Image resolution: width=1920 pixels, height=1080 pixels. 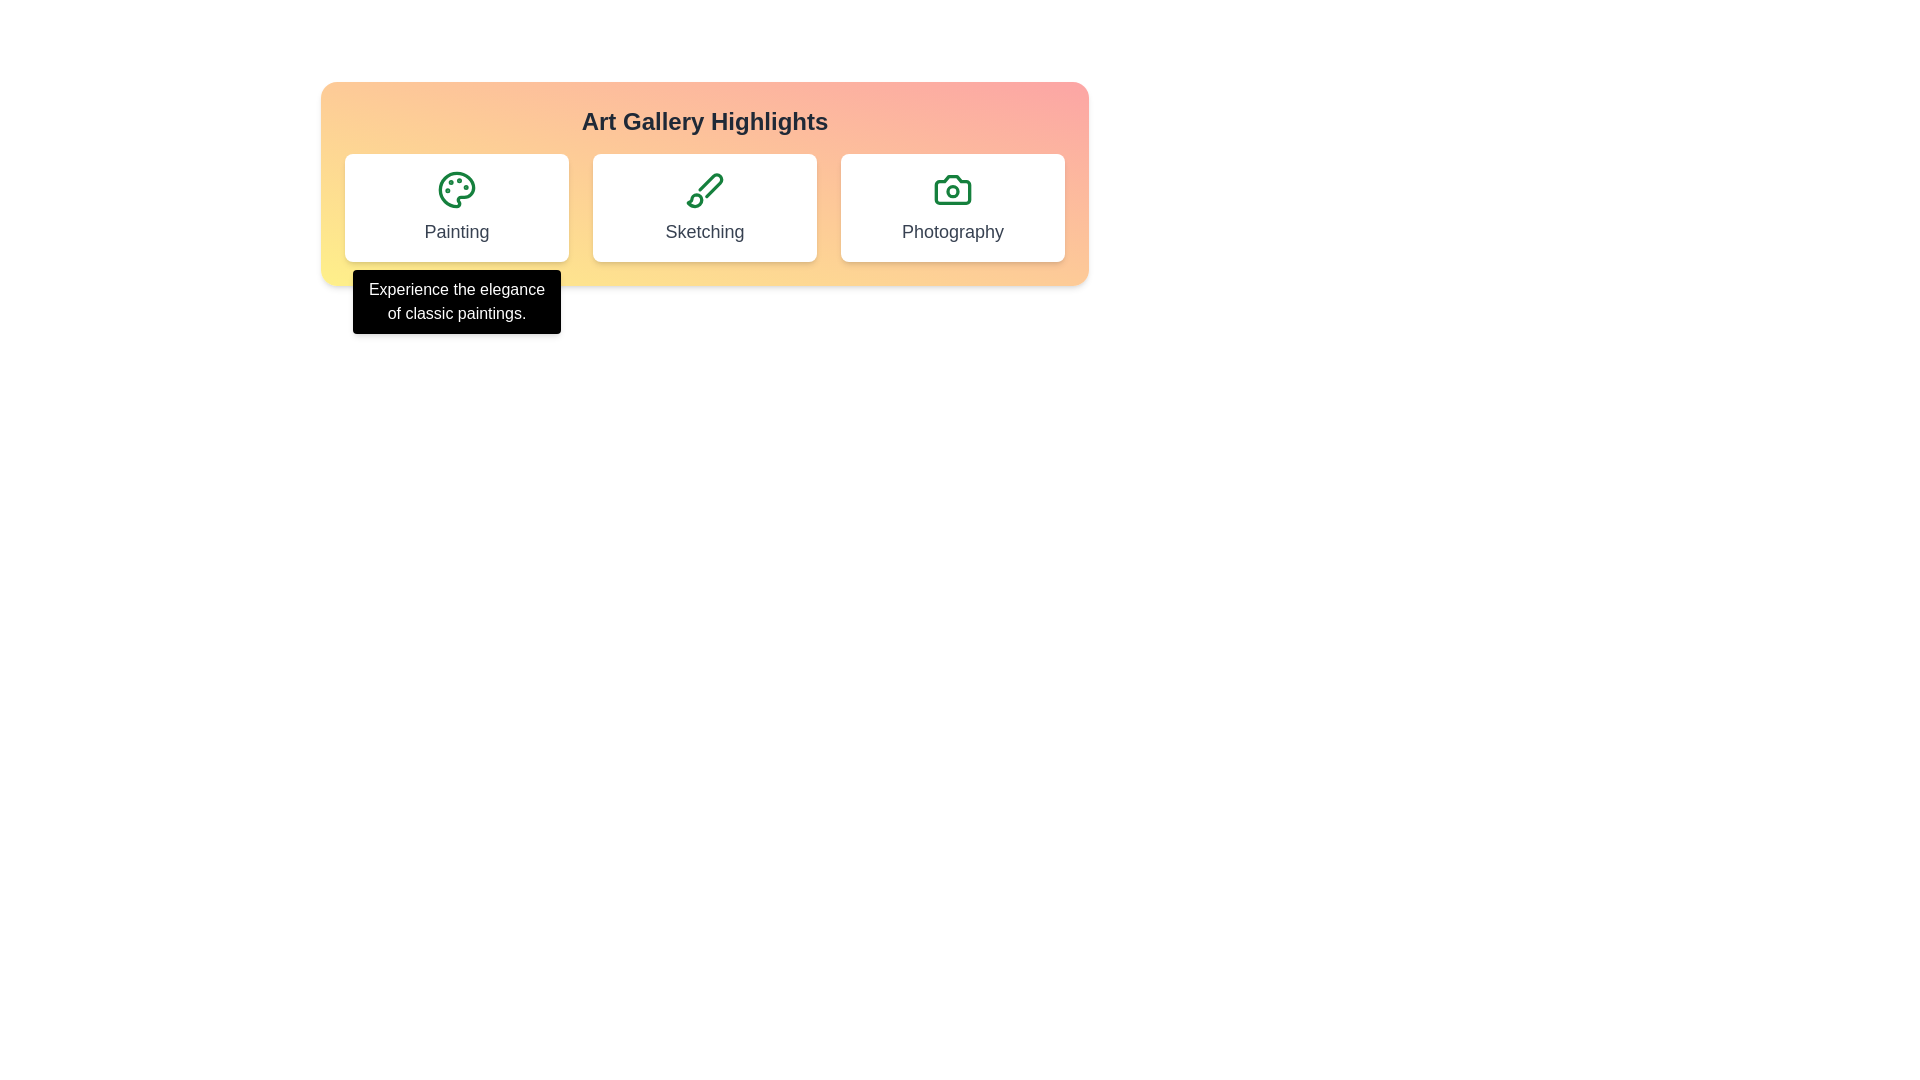 What do you see at coordinates (455, 189) in the screenshot?
I see `the small green painter's palette icon located at the top of the 'Painting' card in the 'Art Gallery Highlights' section` at bounding box center [455, 189].